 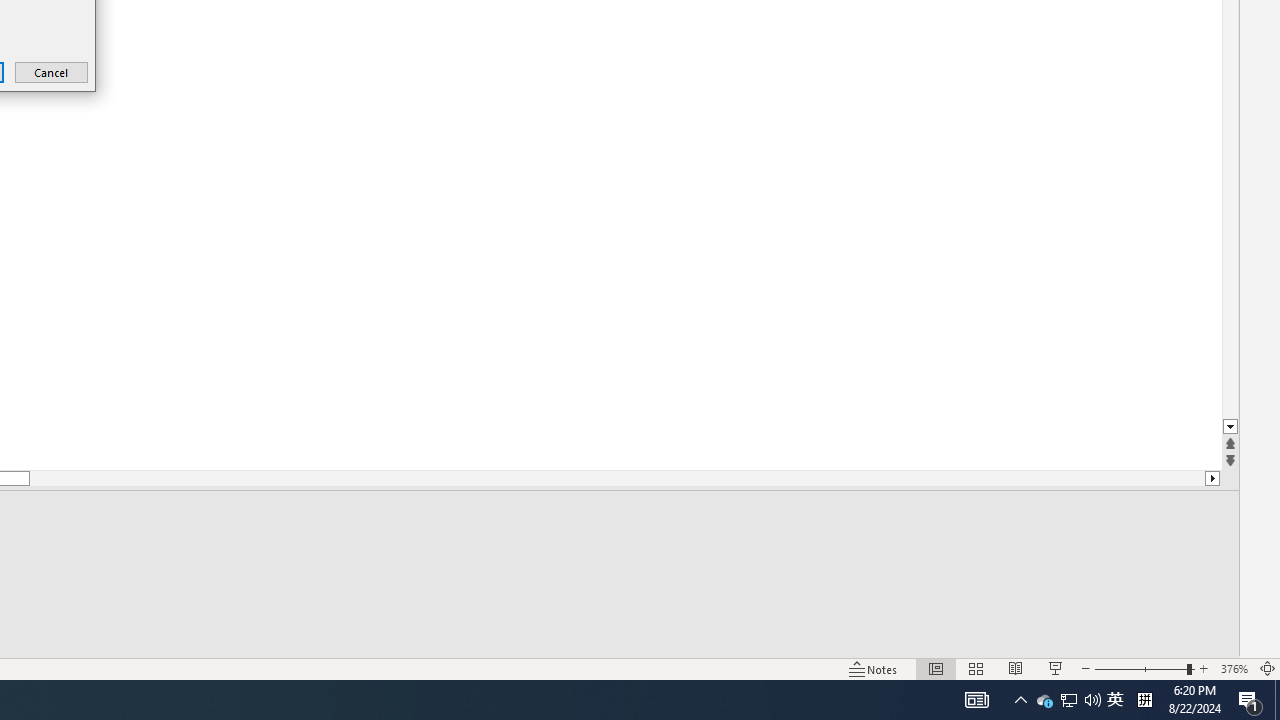 I want to click on 'Show desktop', so click(x=1250, y=698).